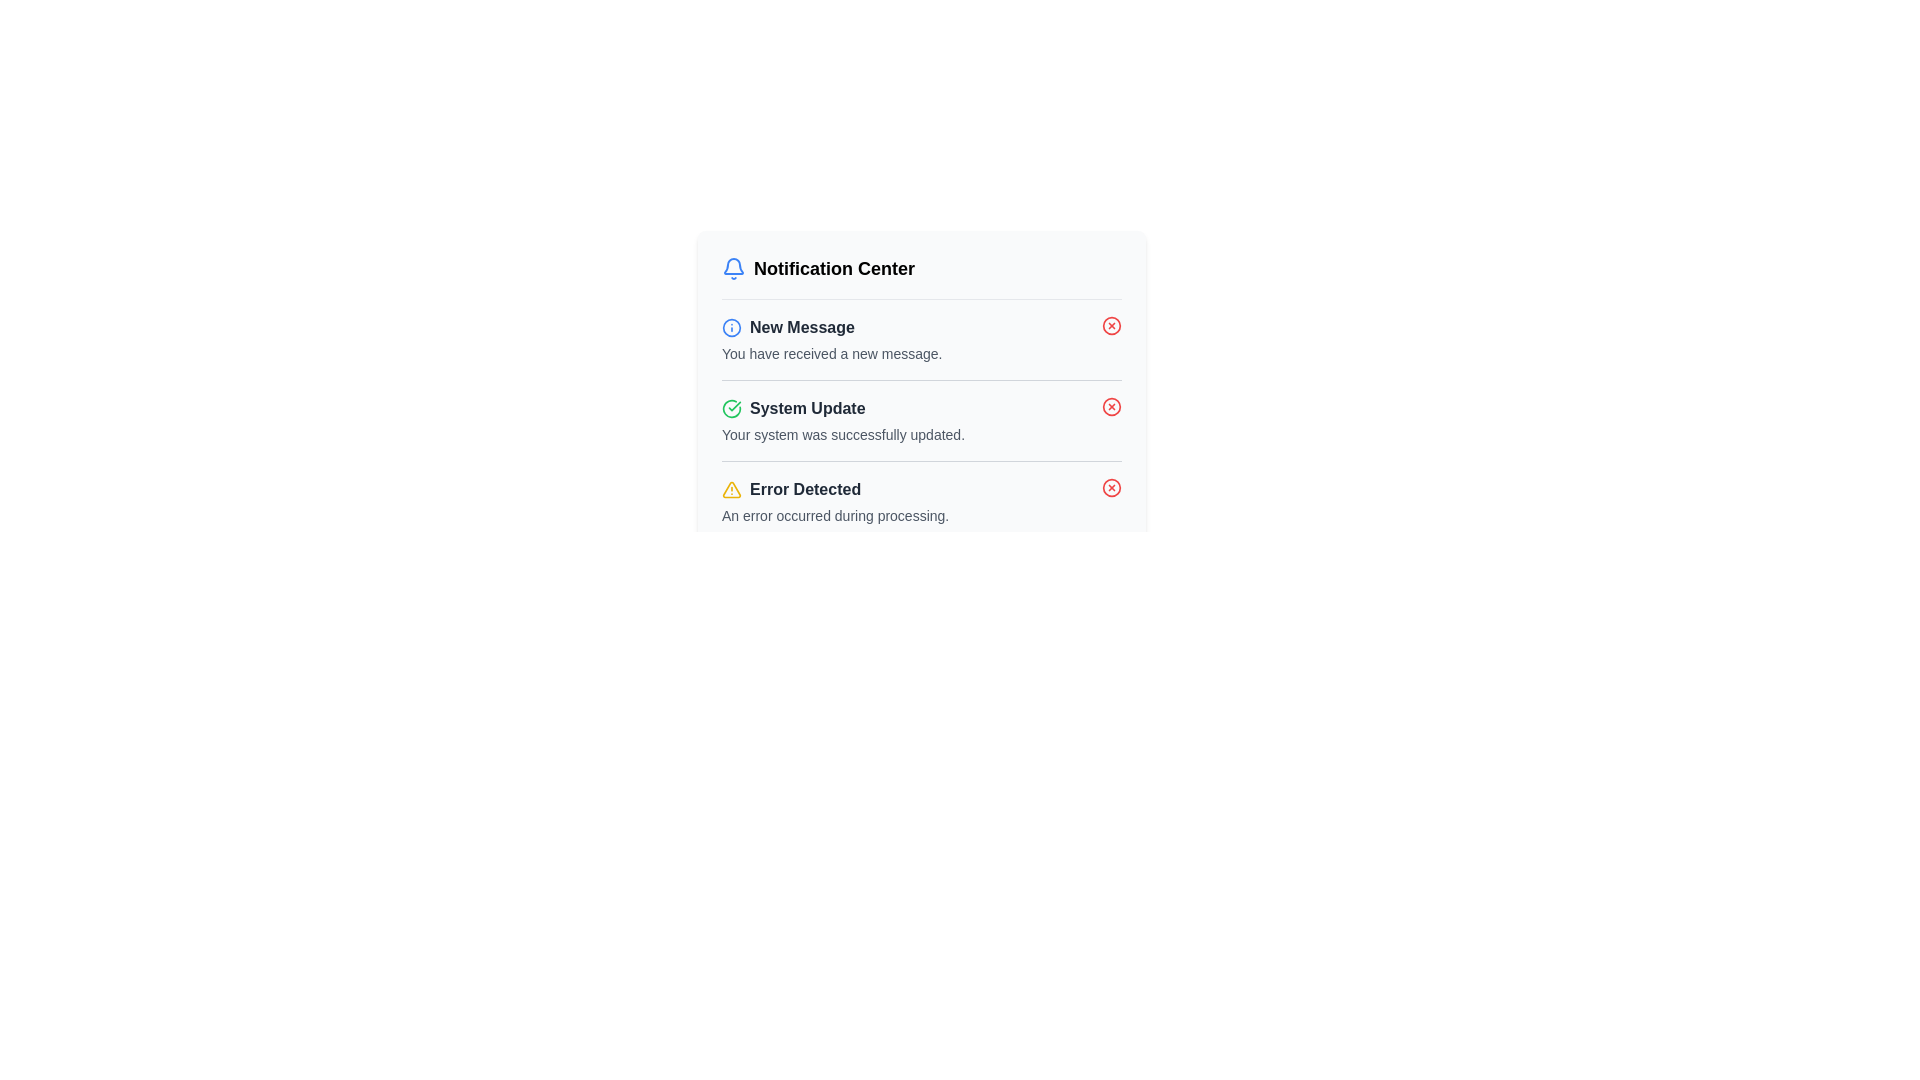  Describe the element at coordinates (835, 489) in the screenshot. I see `error message displayed in the text label 'Error Detected' located on the main notification panel, styled in bold dark gray font and accompanied by a yellow warning icon` at that location.